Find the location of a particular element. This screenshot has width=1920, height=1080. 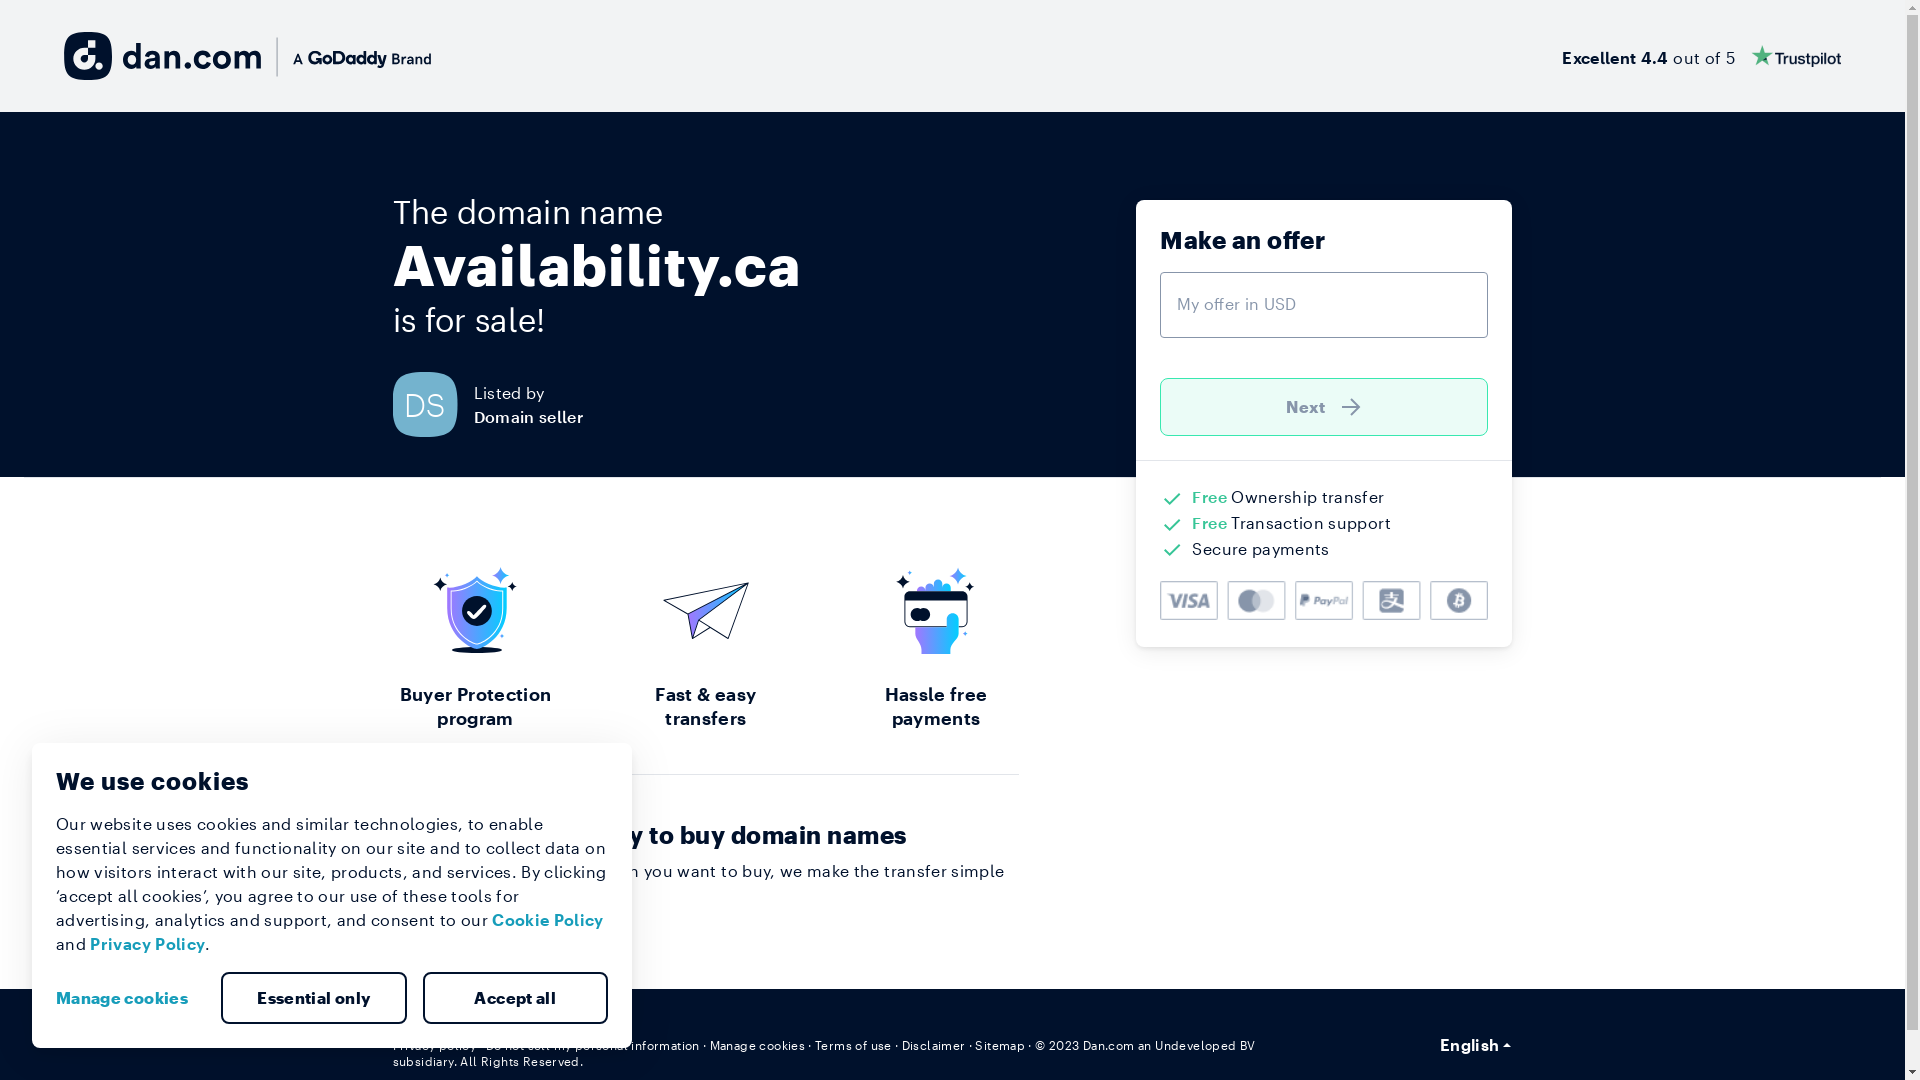

'Disclaimer' is located at coordinates (933, 1044).